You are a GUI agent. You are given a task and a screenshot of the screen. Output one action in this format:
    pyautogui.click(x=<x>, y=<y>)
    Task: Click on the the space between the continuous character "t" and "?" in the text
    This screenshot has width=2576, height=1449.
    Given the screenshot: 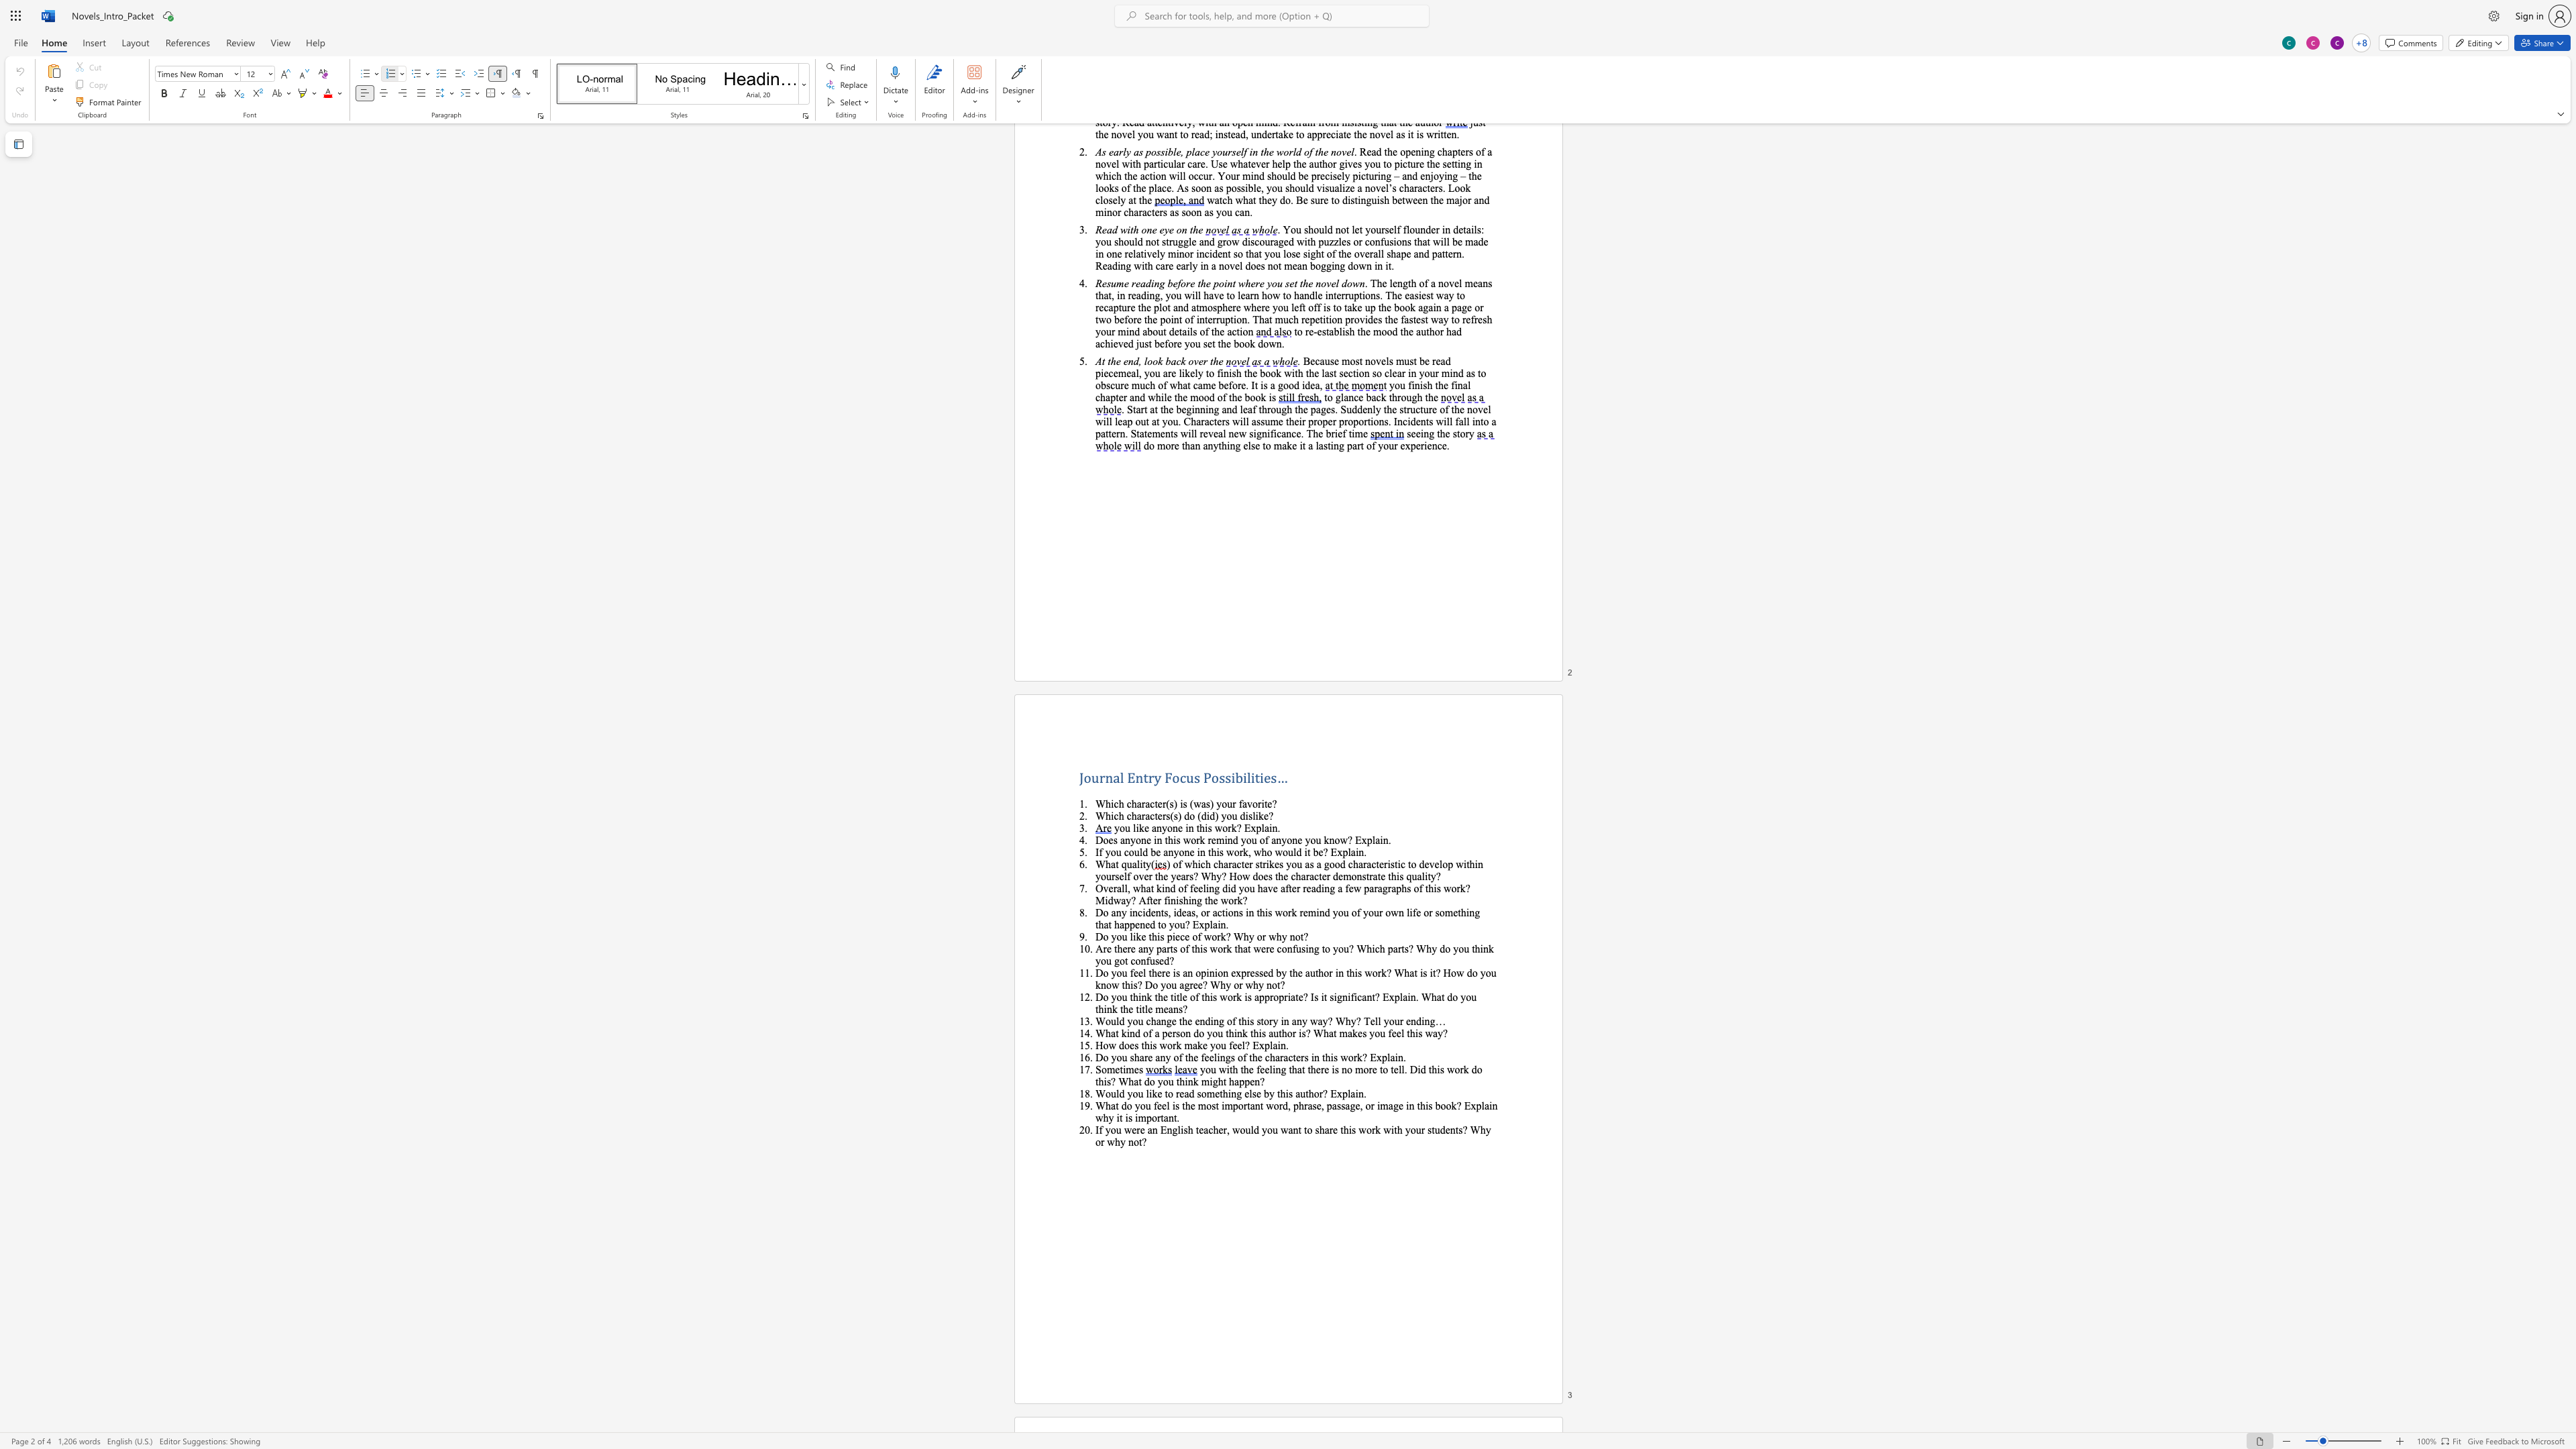 What is the action you would take?
    pyautogui.click(x=1375, y=996)
    